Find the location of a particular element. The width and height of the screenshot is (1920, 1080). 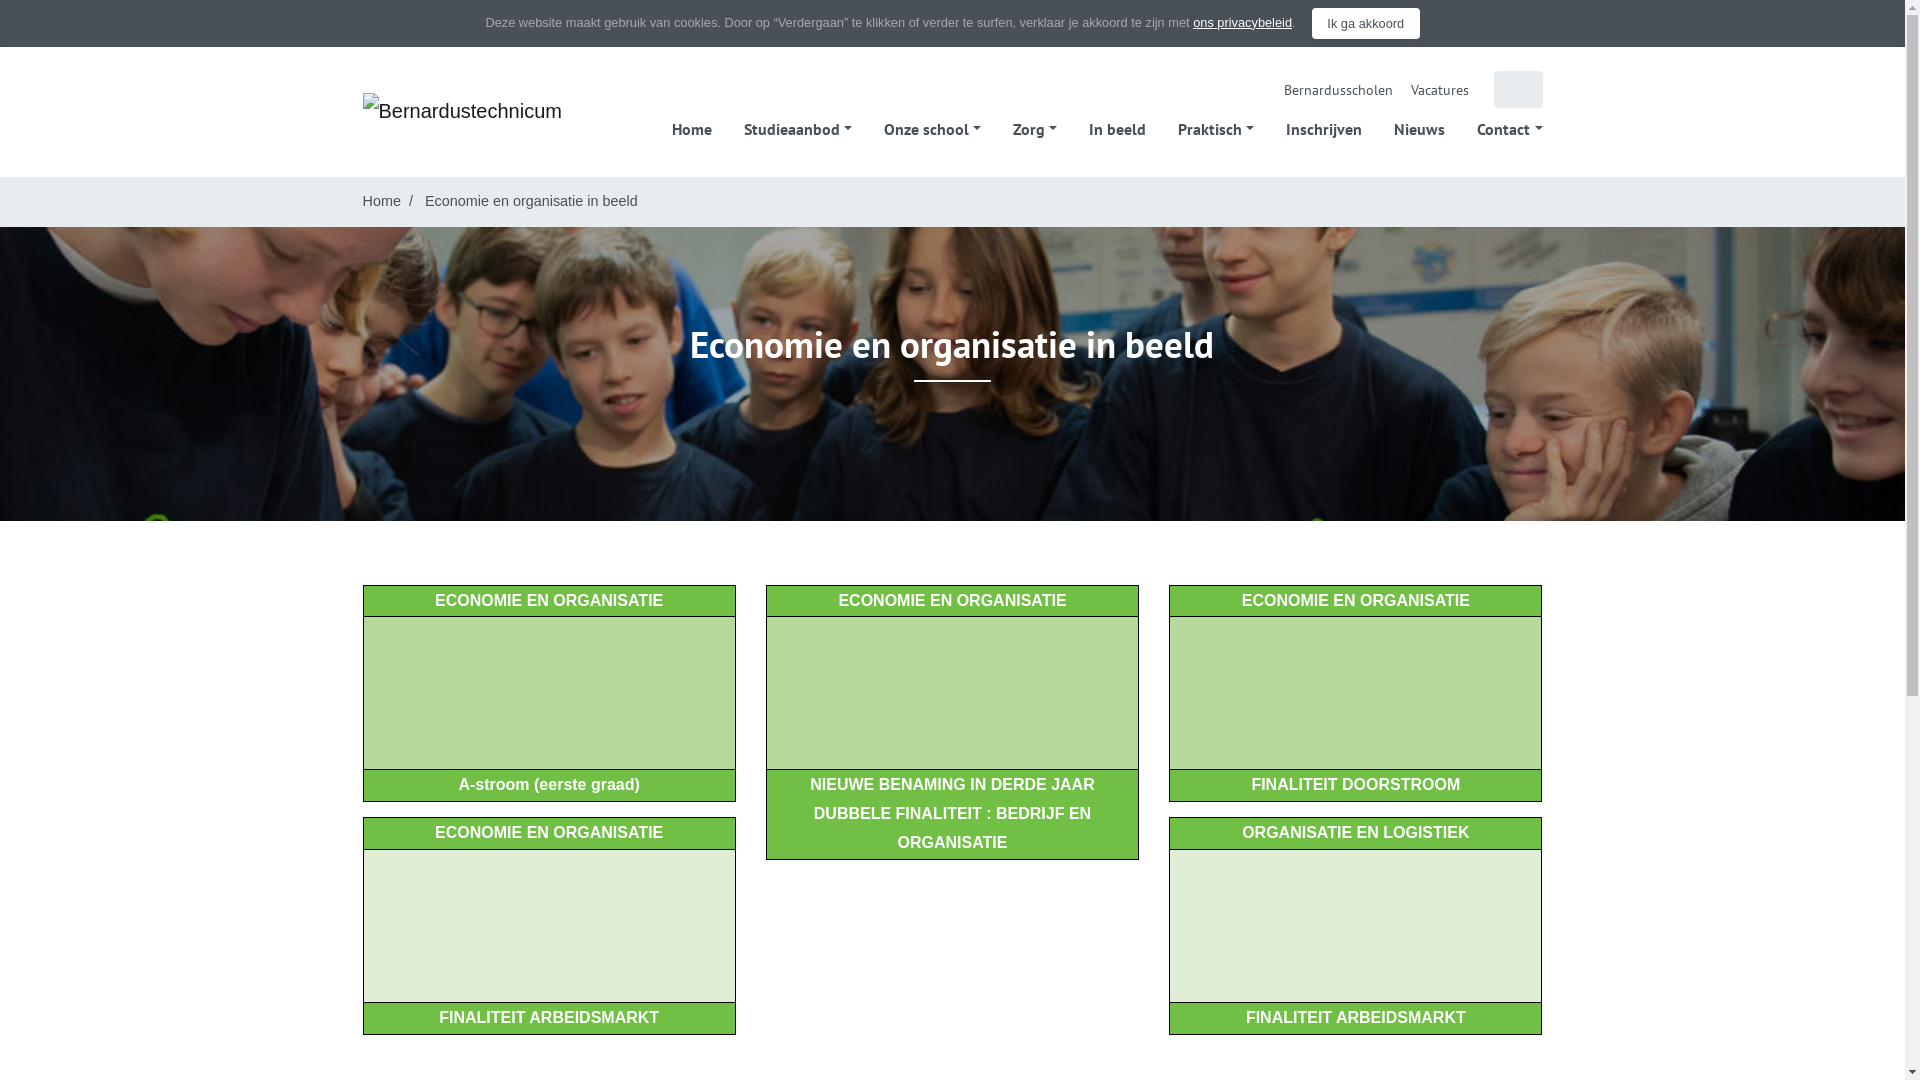

'Praktisch' is located at coordinates (1214, 128).